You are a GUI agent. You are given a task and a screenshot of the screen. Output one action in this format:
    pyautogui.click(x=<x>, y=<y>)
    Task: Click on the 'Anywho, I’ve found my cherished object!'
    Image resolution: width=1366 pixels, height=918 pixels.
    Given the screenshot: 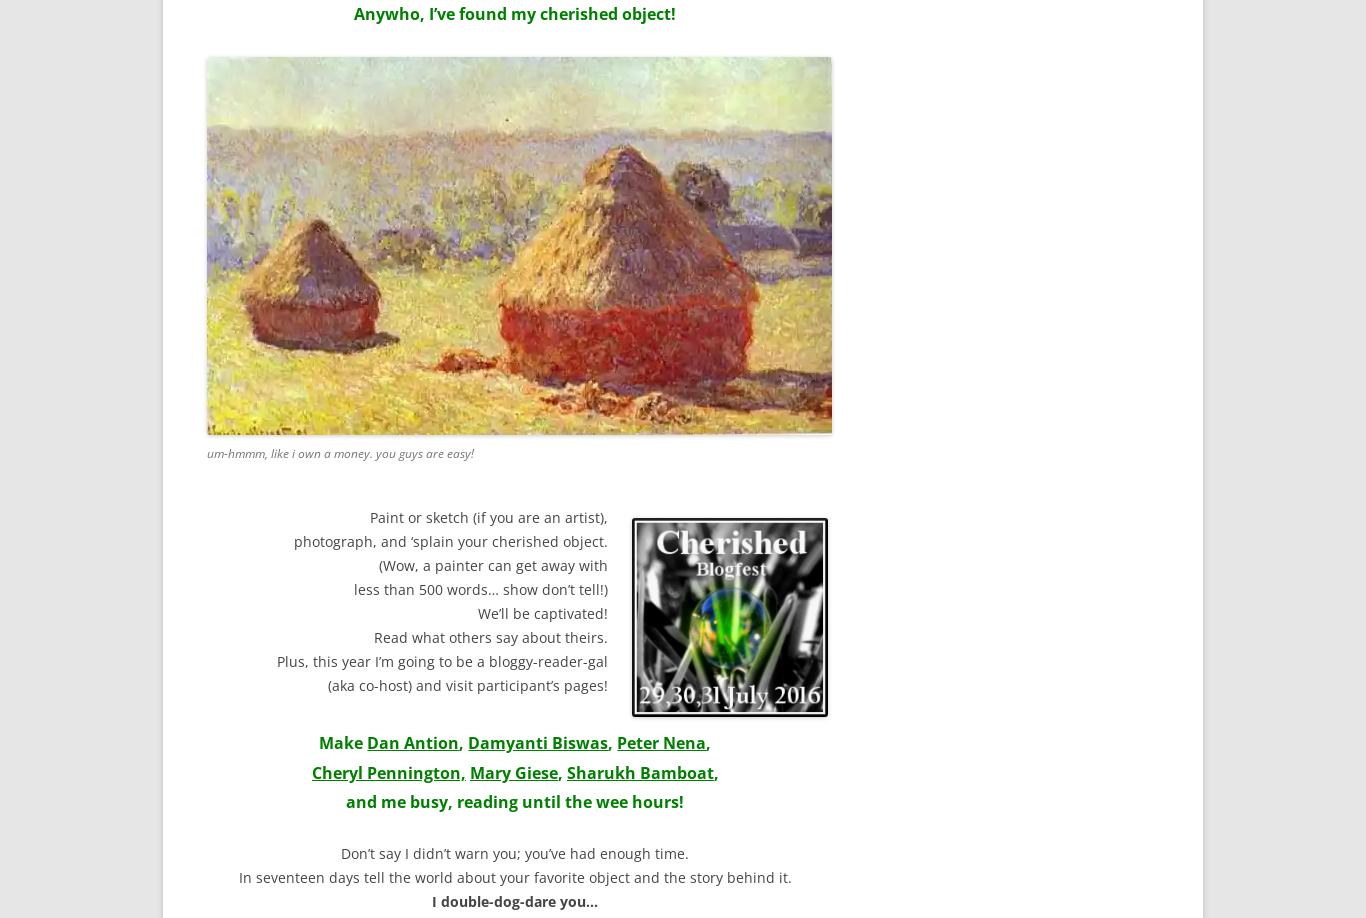 What is the action you would take?
    pyautogui.click(x=514, y=13)
    